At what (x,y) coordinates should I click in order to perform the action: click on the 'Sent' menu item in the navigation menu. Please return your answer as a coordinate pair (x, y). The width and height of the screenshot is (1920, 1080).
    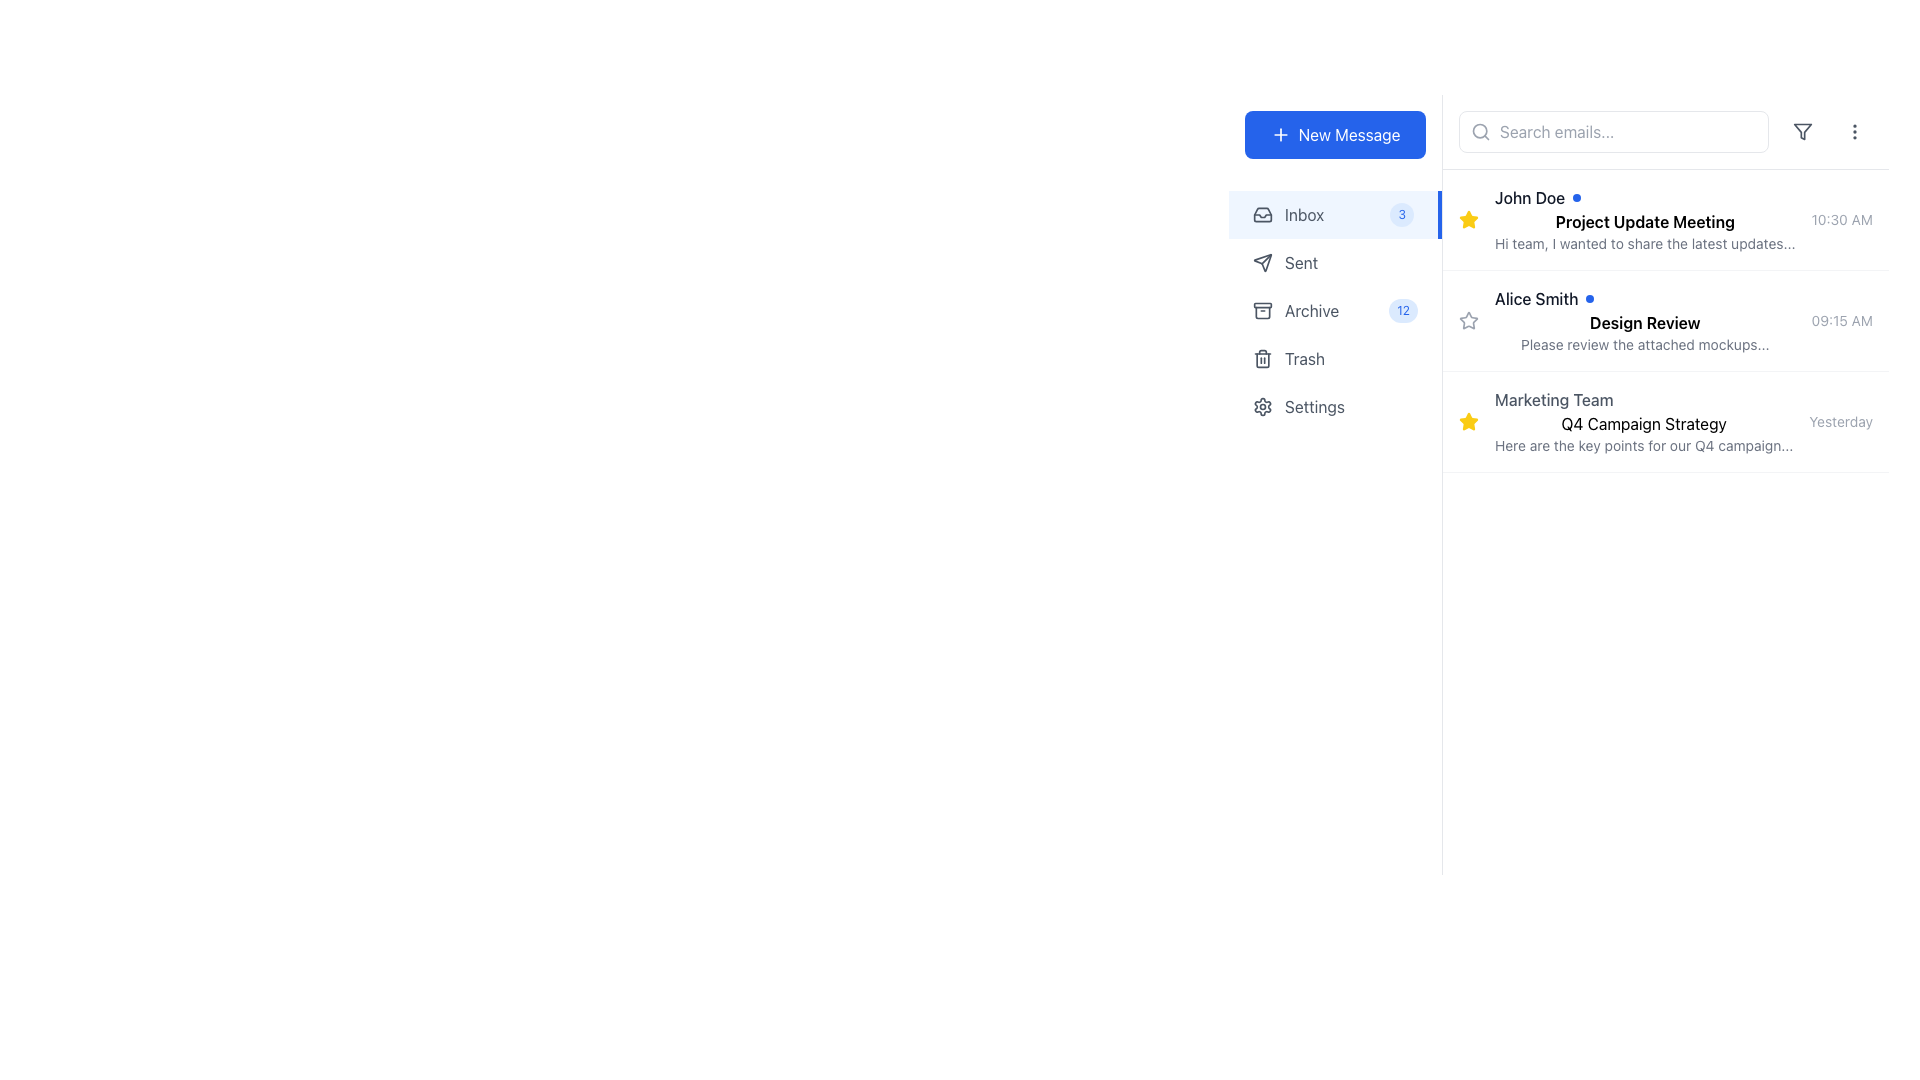
    Looking at the image, I should click on (1334, 261).